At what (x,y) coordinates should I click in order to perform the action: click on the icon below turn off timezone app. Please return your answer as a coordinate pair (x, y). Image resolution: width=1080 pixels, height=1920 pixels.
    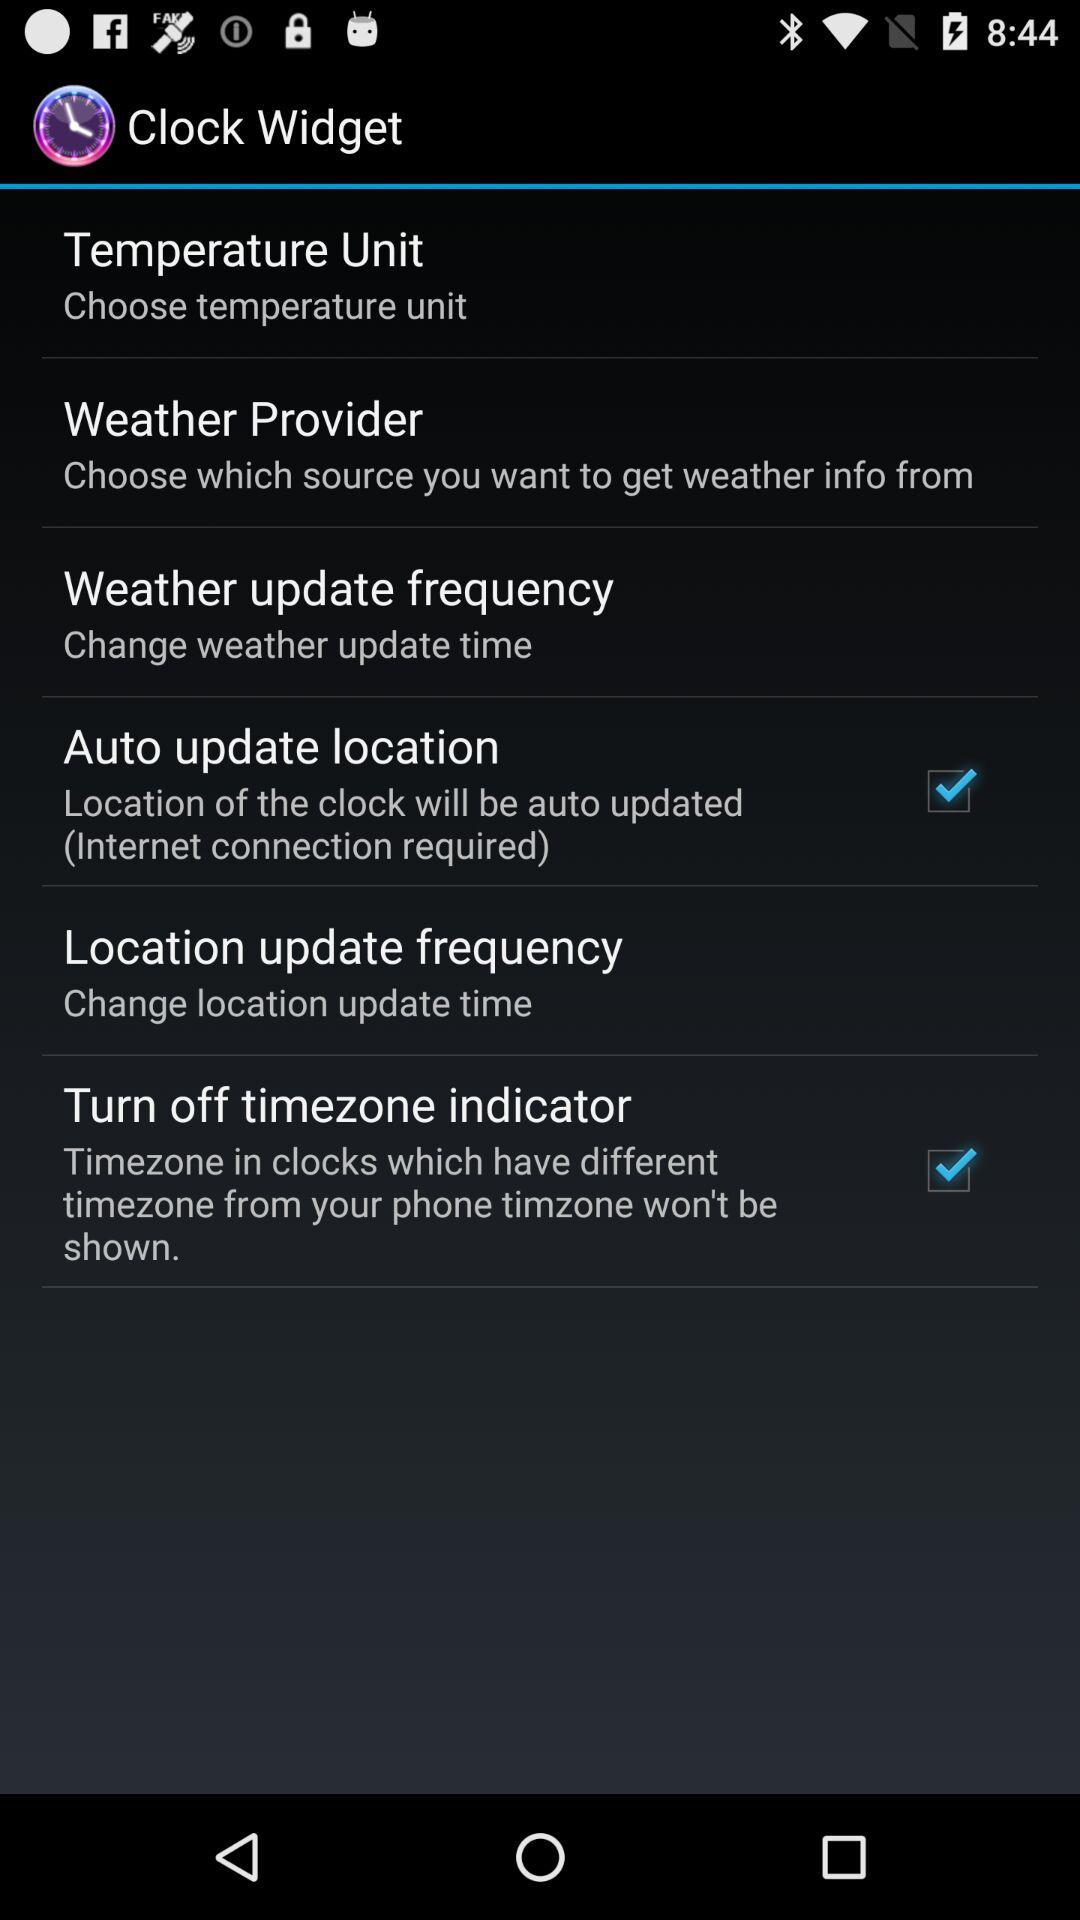
    Looking at the image, I should click on (463, 1202).